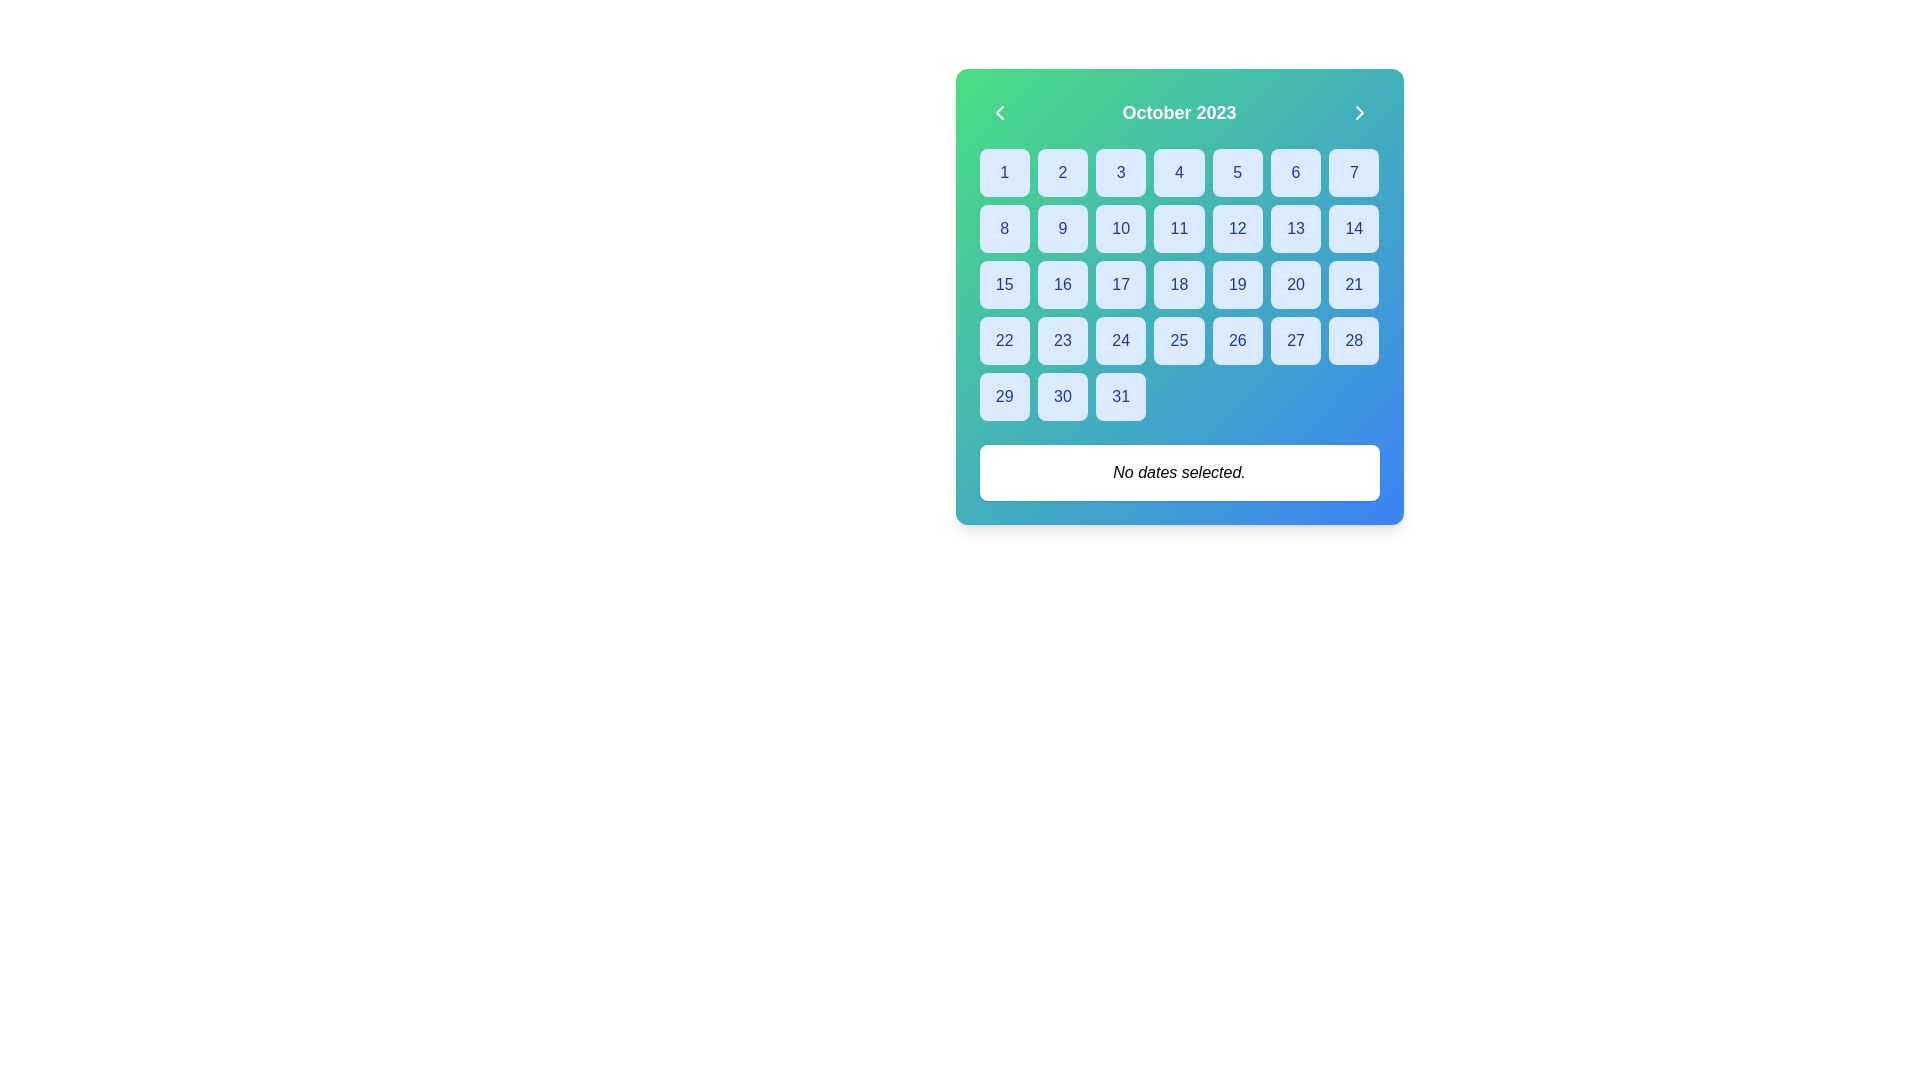 Image resolution: width=1920 pixels, height=1080 pixels. Describe the element at coordinates (1061, 172) in the screenshot. I see `the button representing the second day of the month in a calendar` at that location.